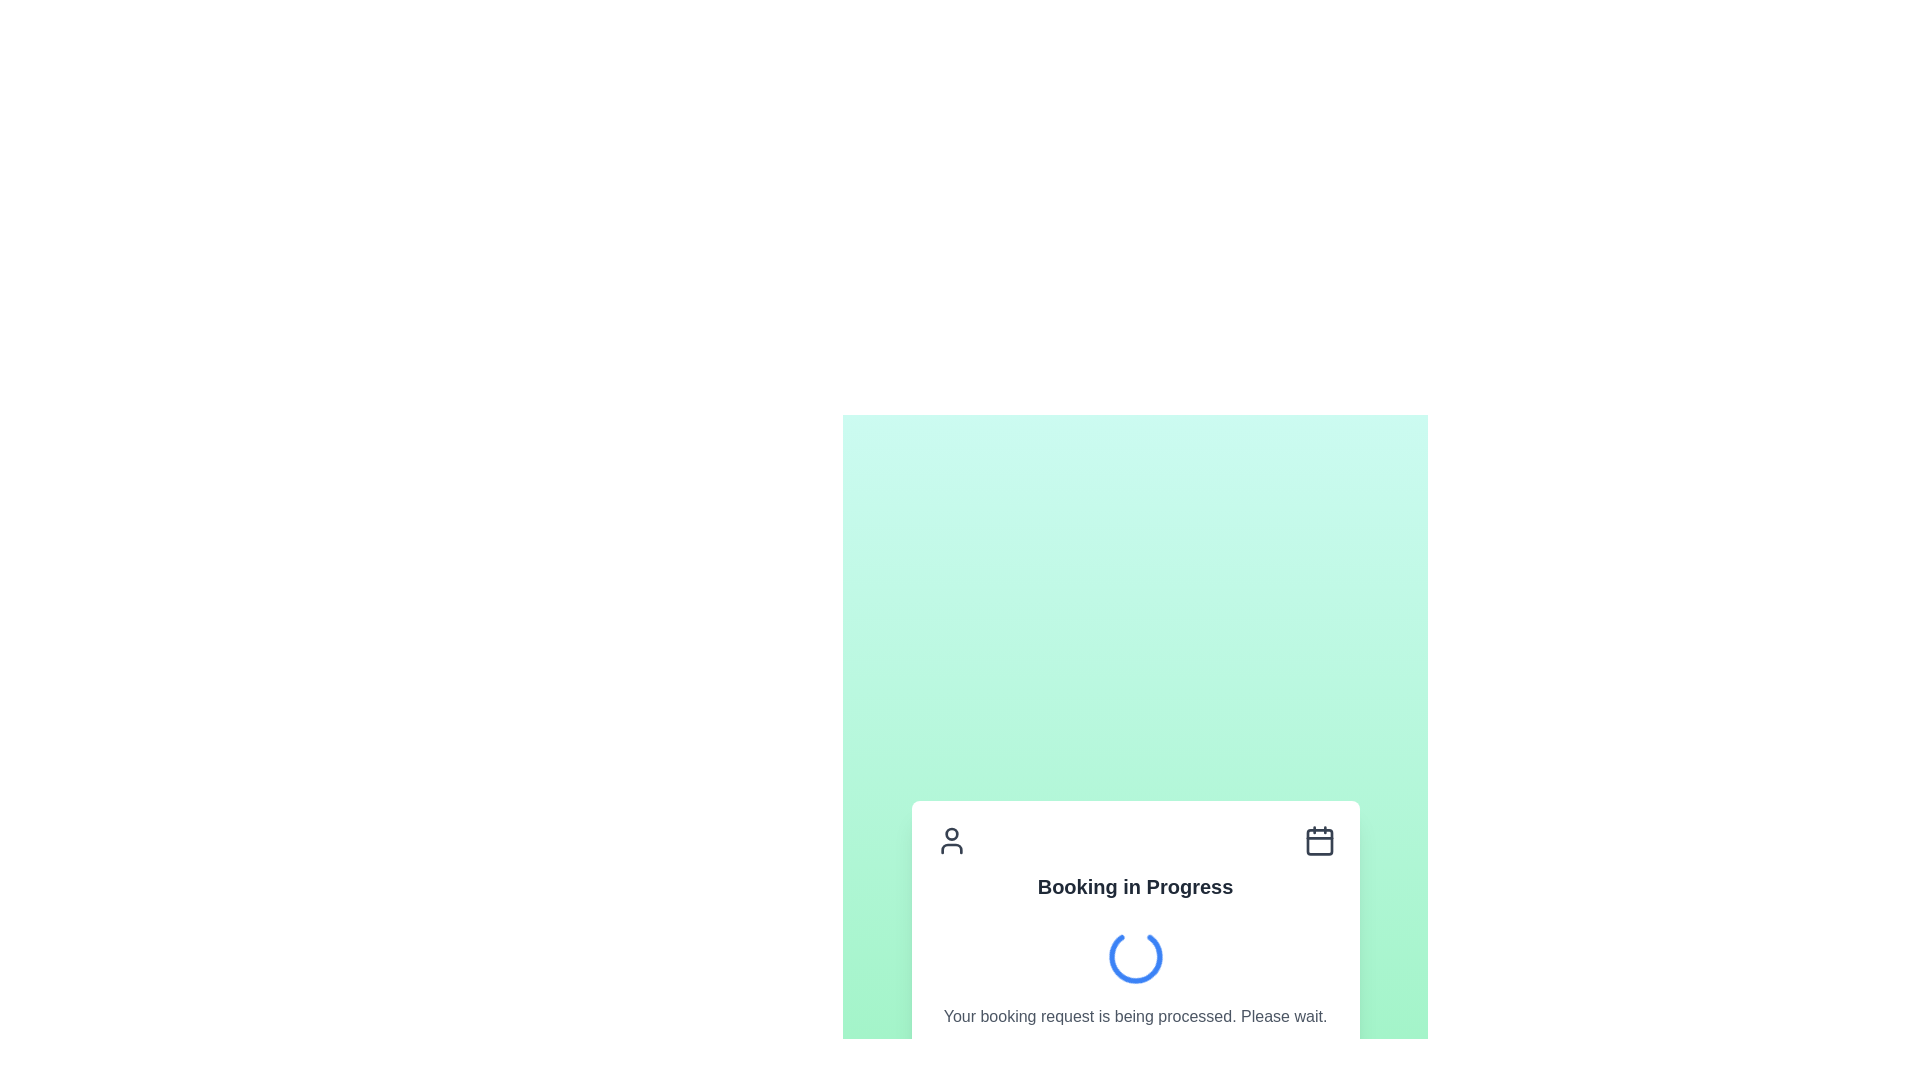 The height and width of the screenshot is (1080, 1920). Describe the element at coordinates (950, 848) in the screenshot. I see `the lower section of the user silhouette icon, which is styled with a grayish tone and located at the top-left corner of the card interface` at that location.